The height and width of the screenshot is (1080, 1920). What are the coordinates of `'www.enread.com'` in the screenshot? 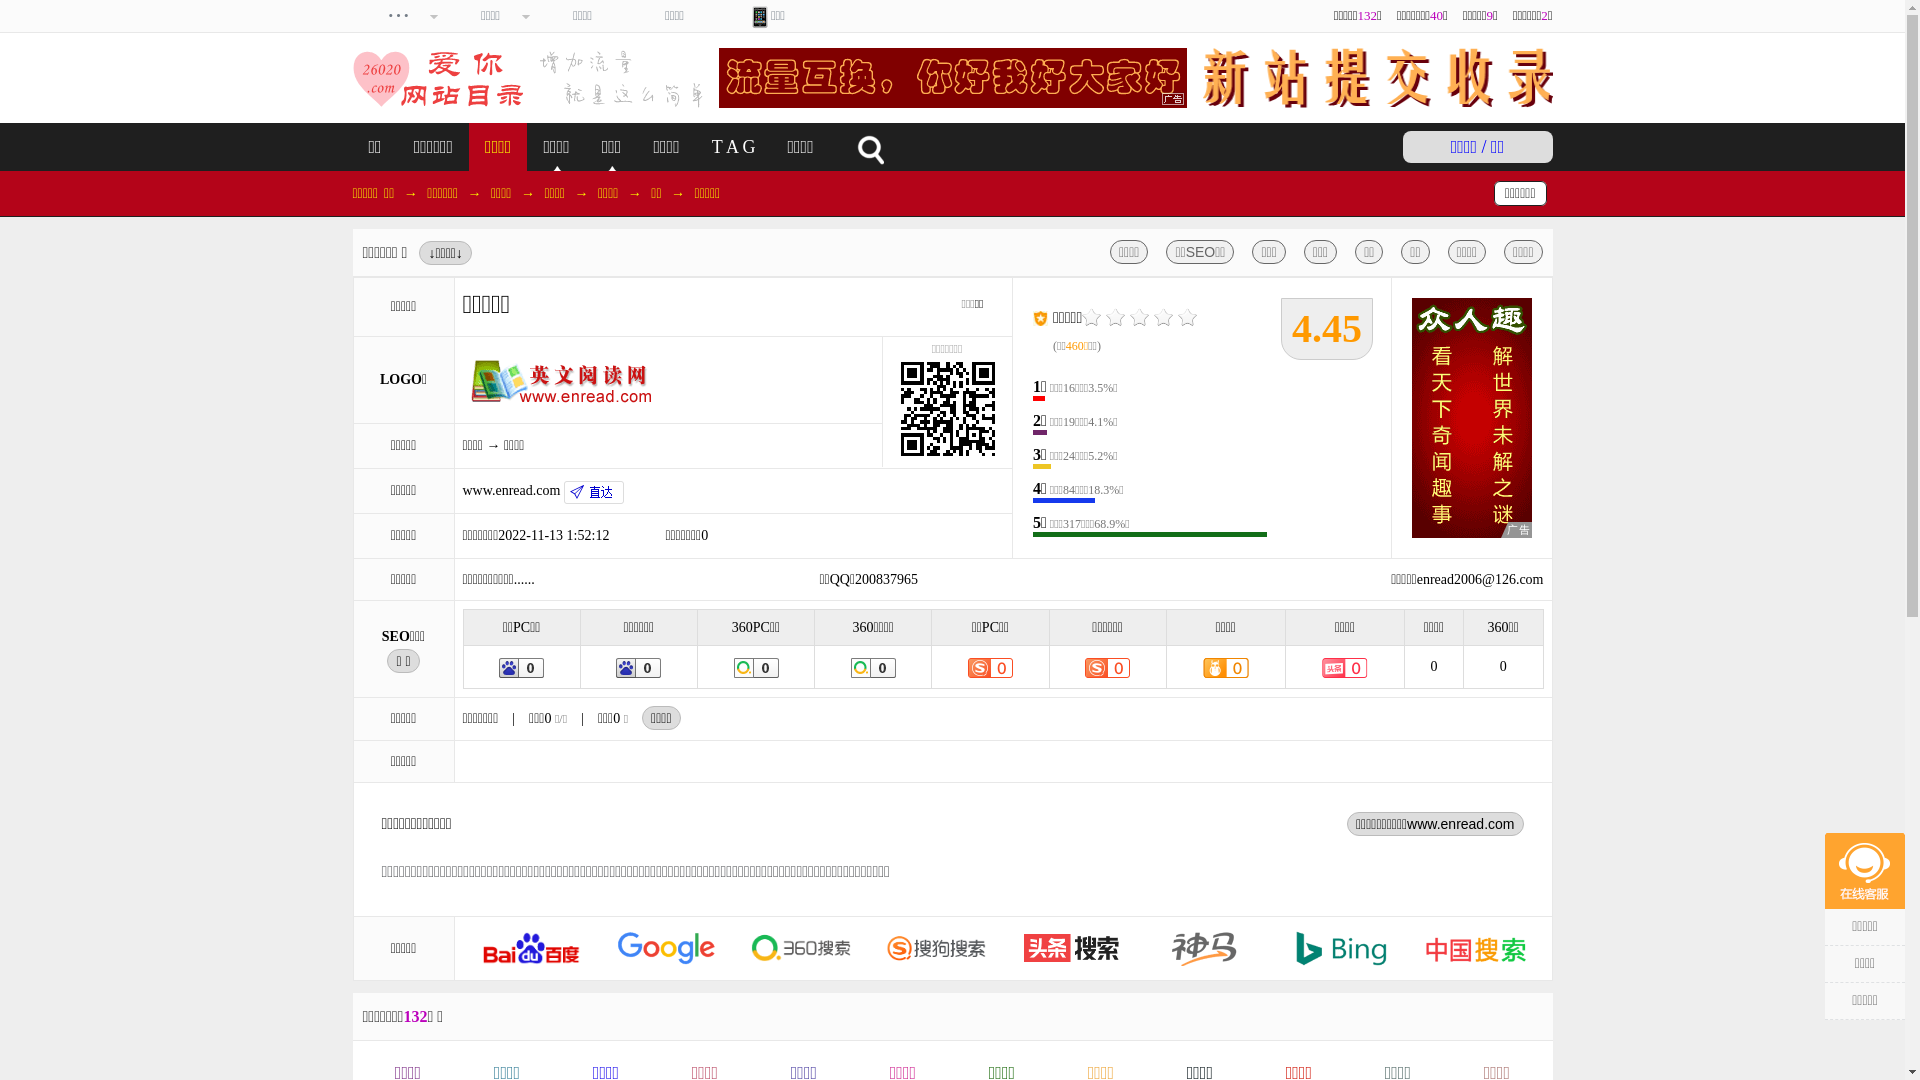 It's located at (542, 490).